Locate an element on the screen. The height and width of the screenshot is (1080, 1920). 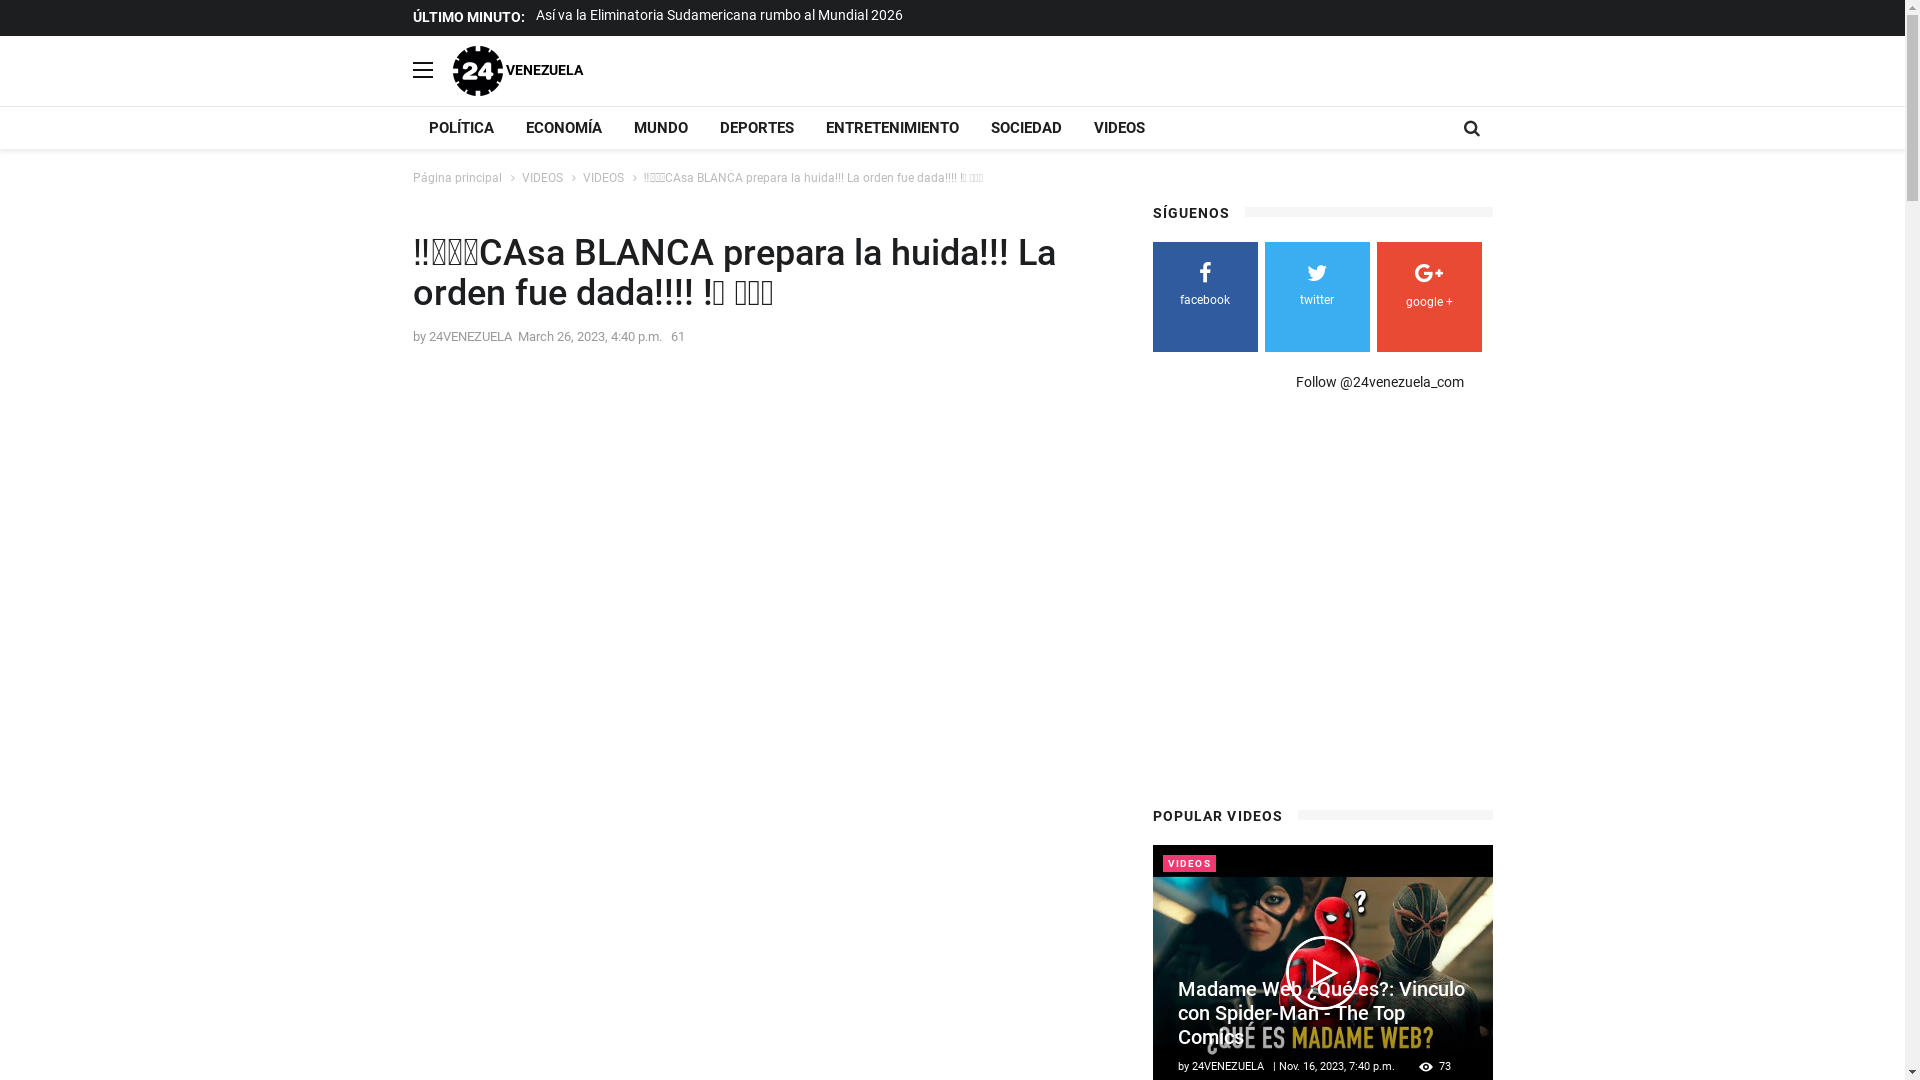
'ENTRETENIMIENTO' is located at coordinates (891, 127).